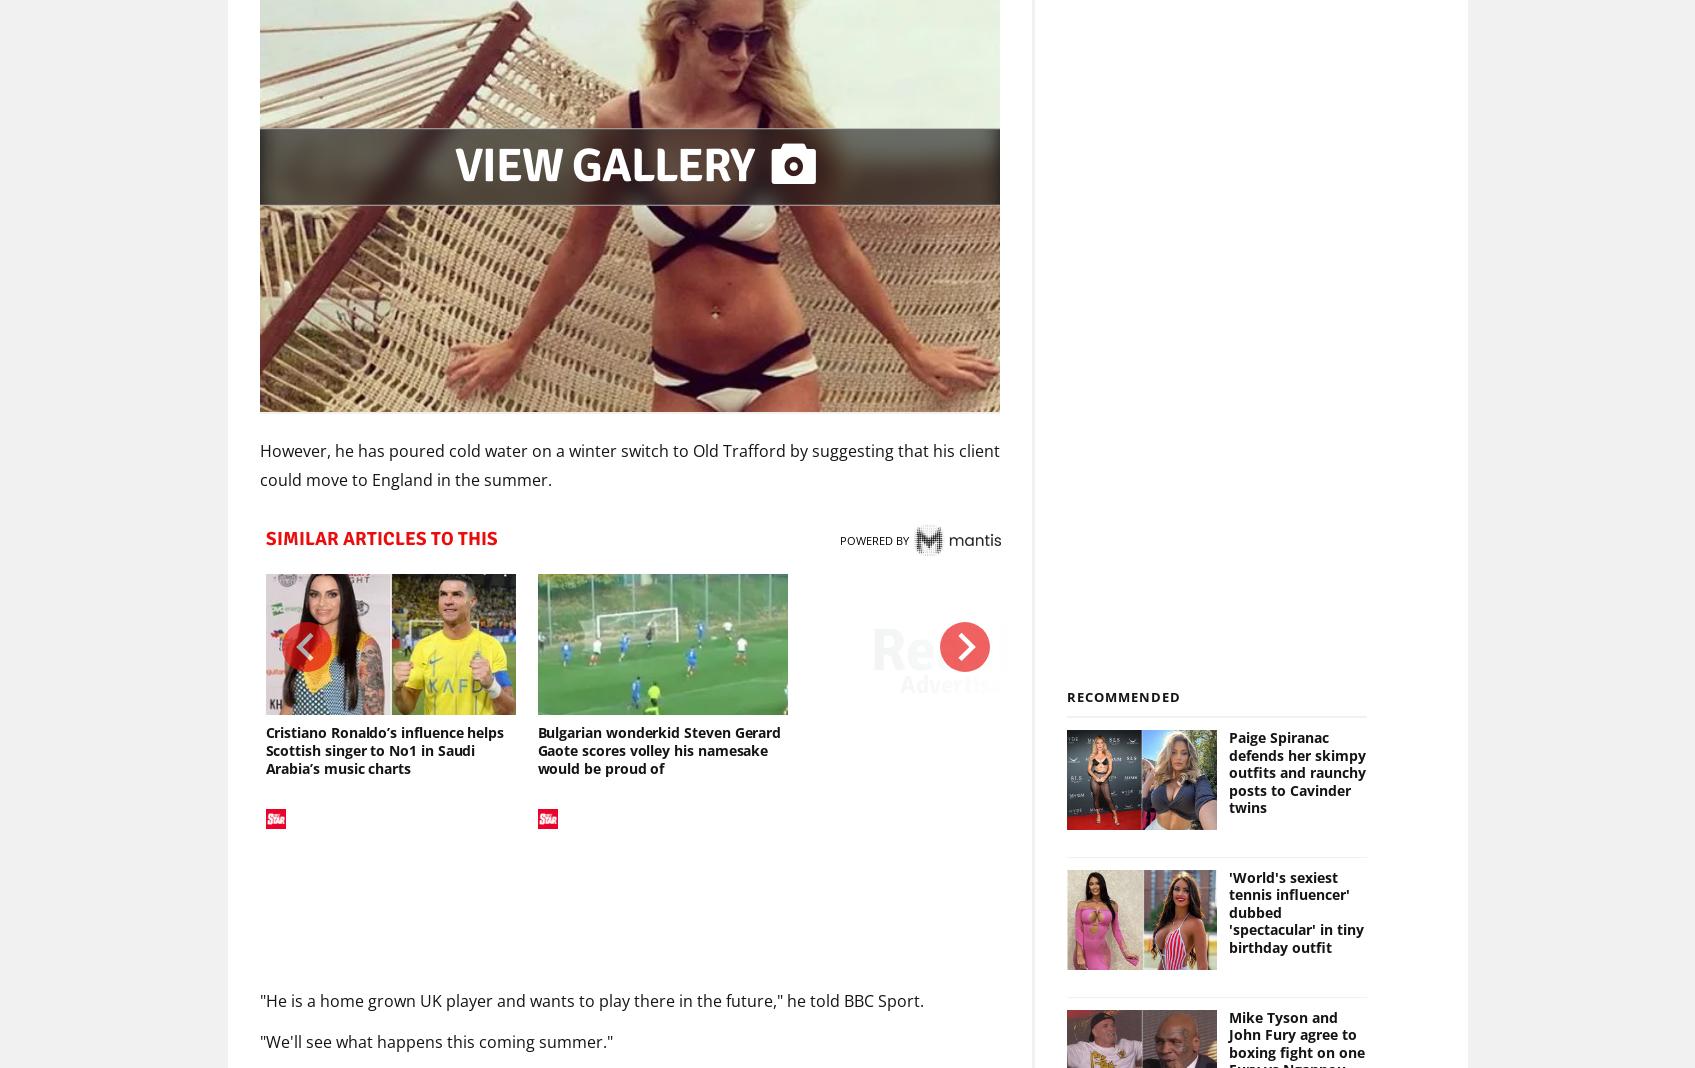 The height and width of the screenshot is (1068, 1695). Describe the element at coordinates (1296, 773) in the screenshot. I see `'Paige Spiranac defends her skimpy outfits and raunchy posts to Cavinder twins'` at that location.